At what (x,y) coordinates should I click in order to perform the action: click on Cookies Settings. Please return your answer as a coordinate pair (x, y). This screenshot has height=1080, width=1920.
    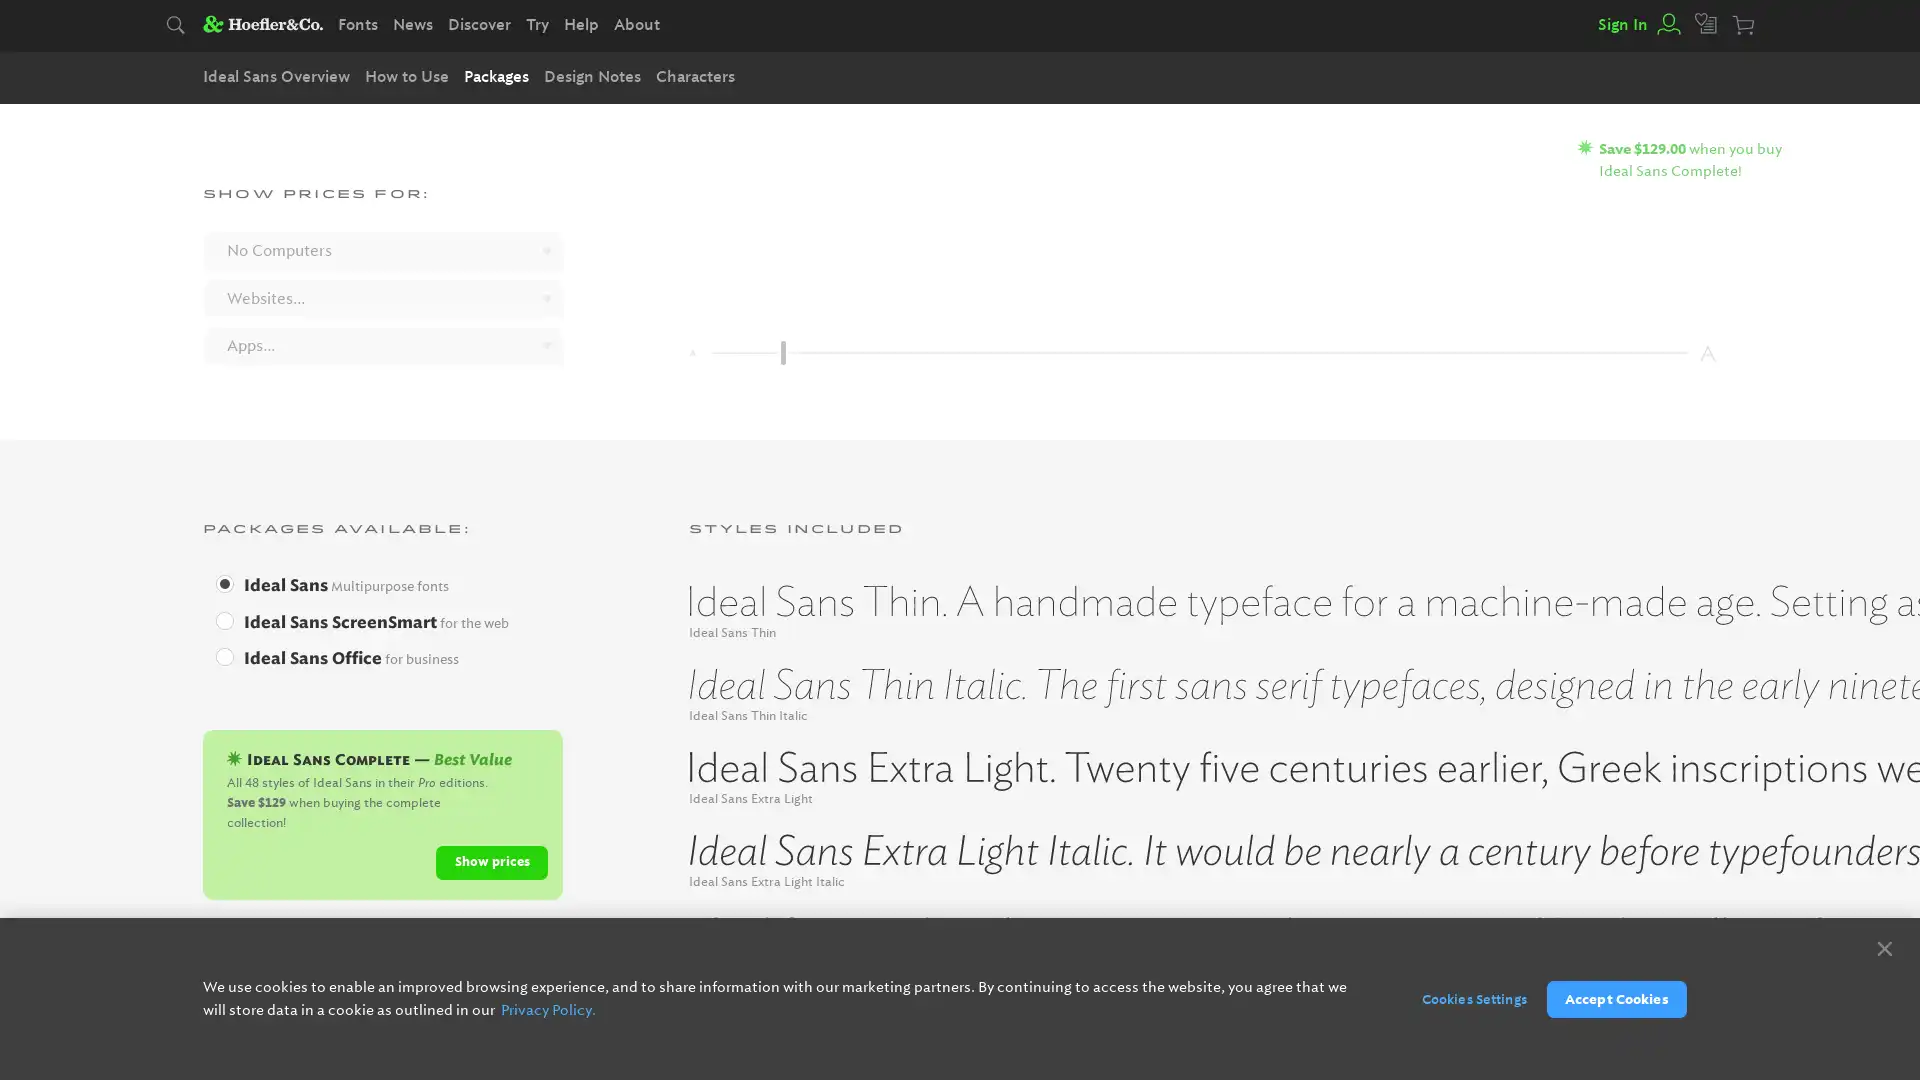
    Looking at the image, I should click on (1463, 998).